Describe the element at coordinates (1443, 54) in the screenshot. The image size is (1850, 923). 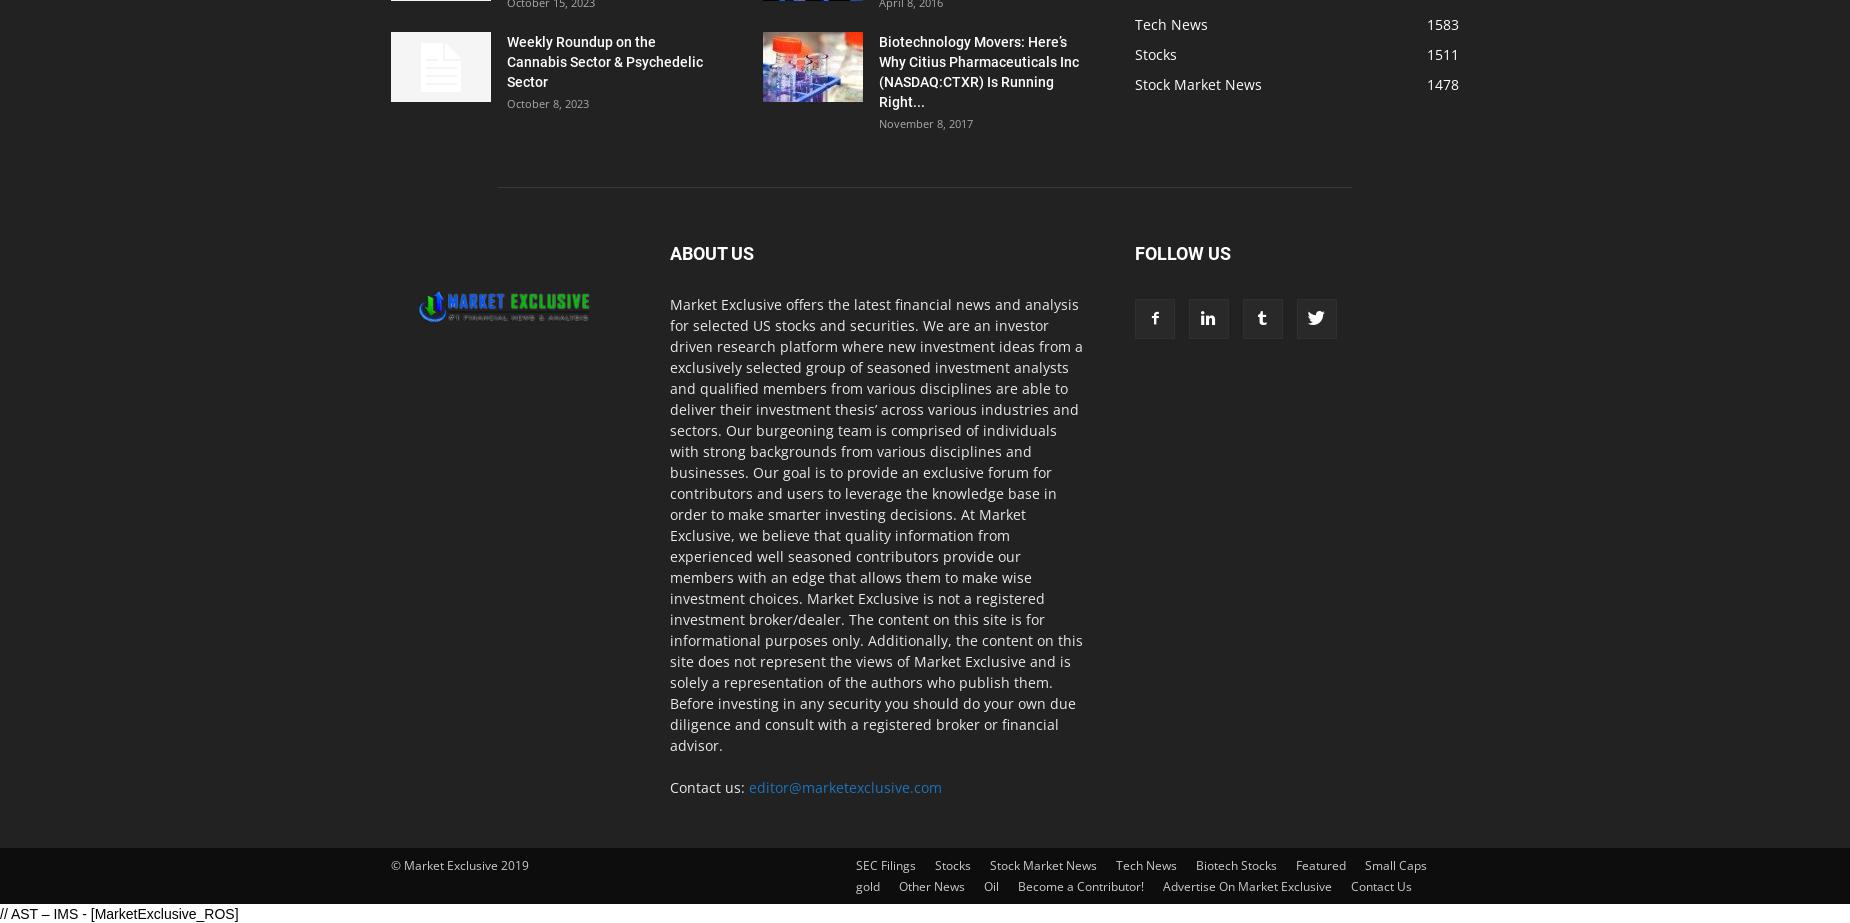
I see `'1511'` at that location.